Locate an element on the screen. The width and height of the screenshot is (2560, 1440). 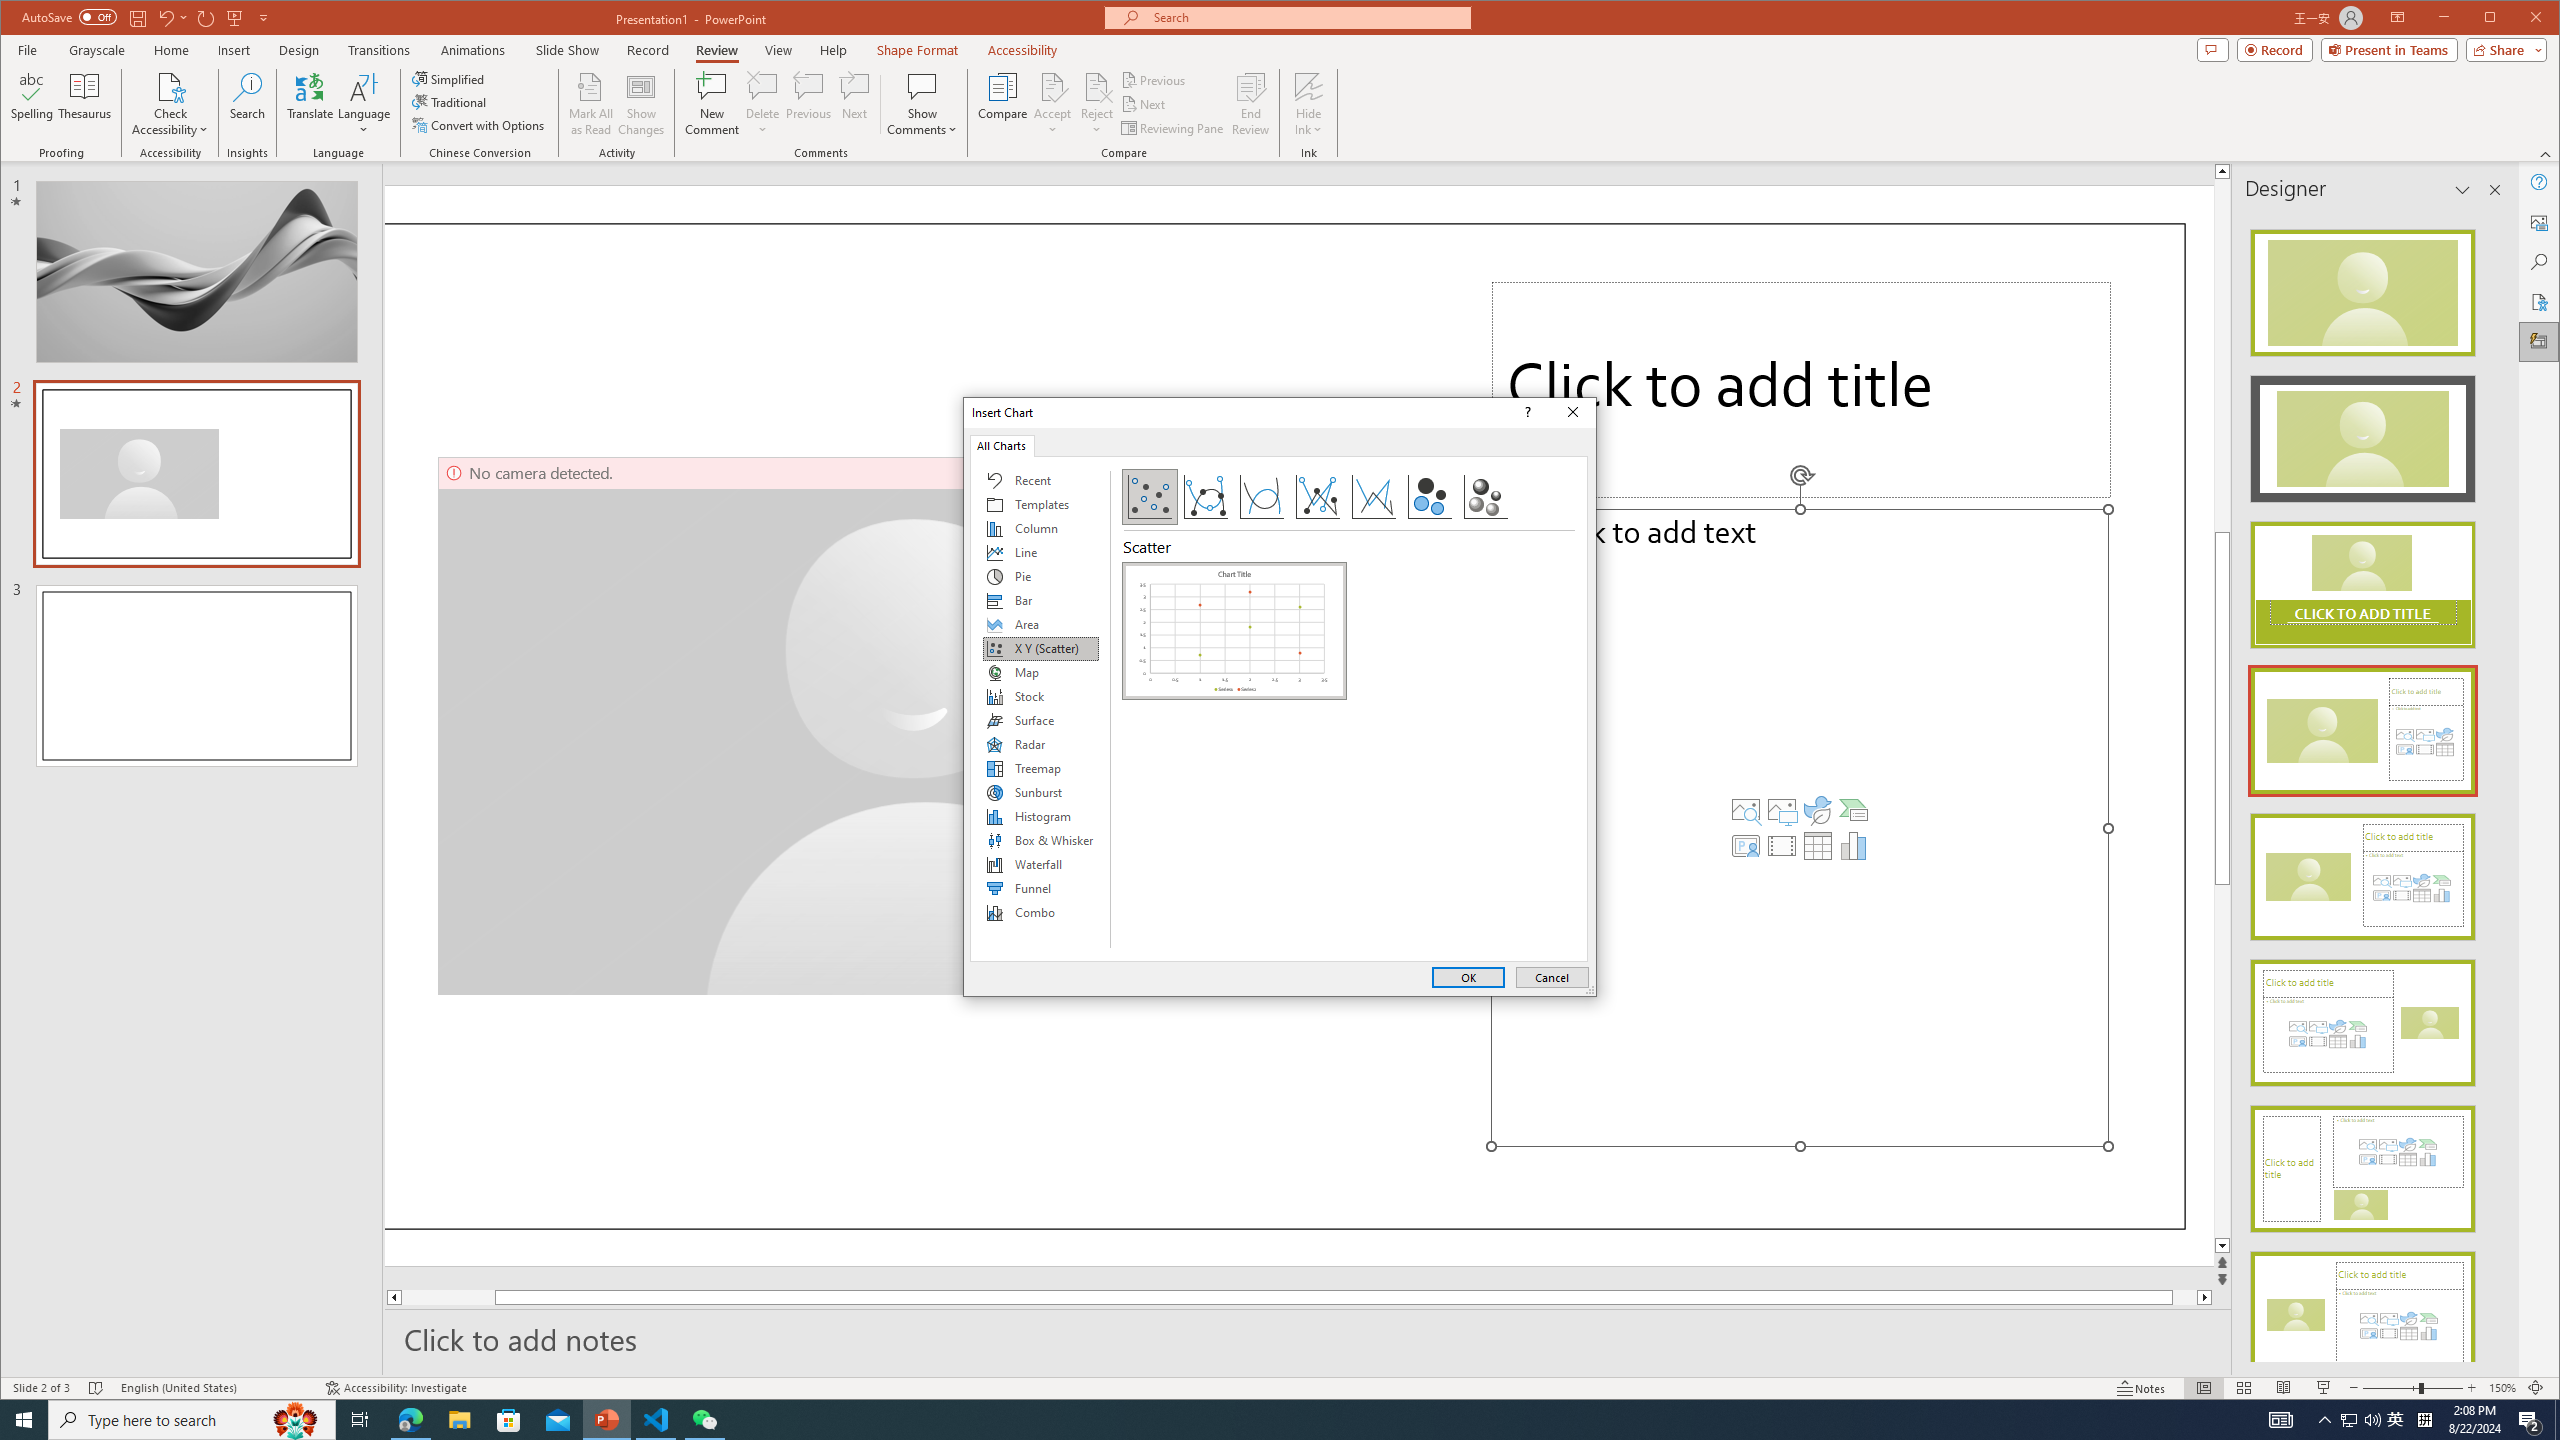
'Start' is located at coordinates (24, 1418).